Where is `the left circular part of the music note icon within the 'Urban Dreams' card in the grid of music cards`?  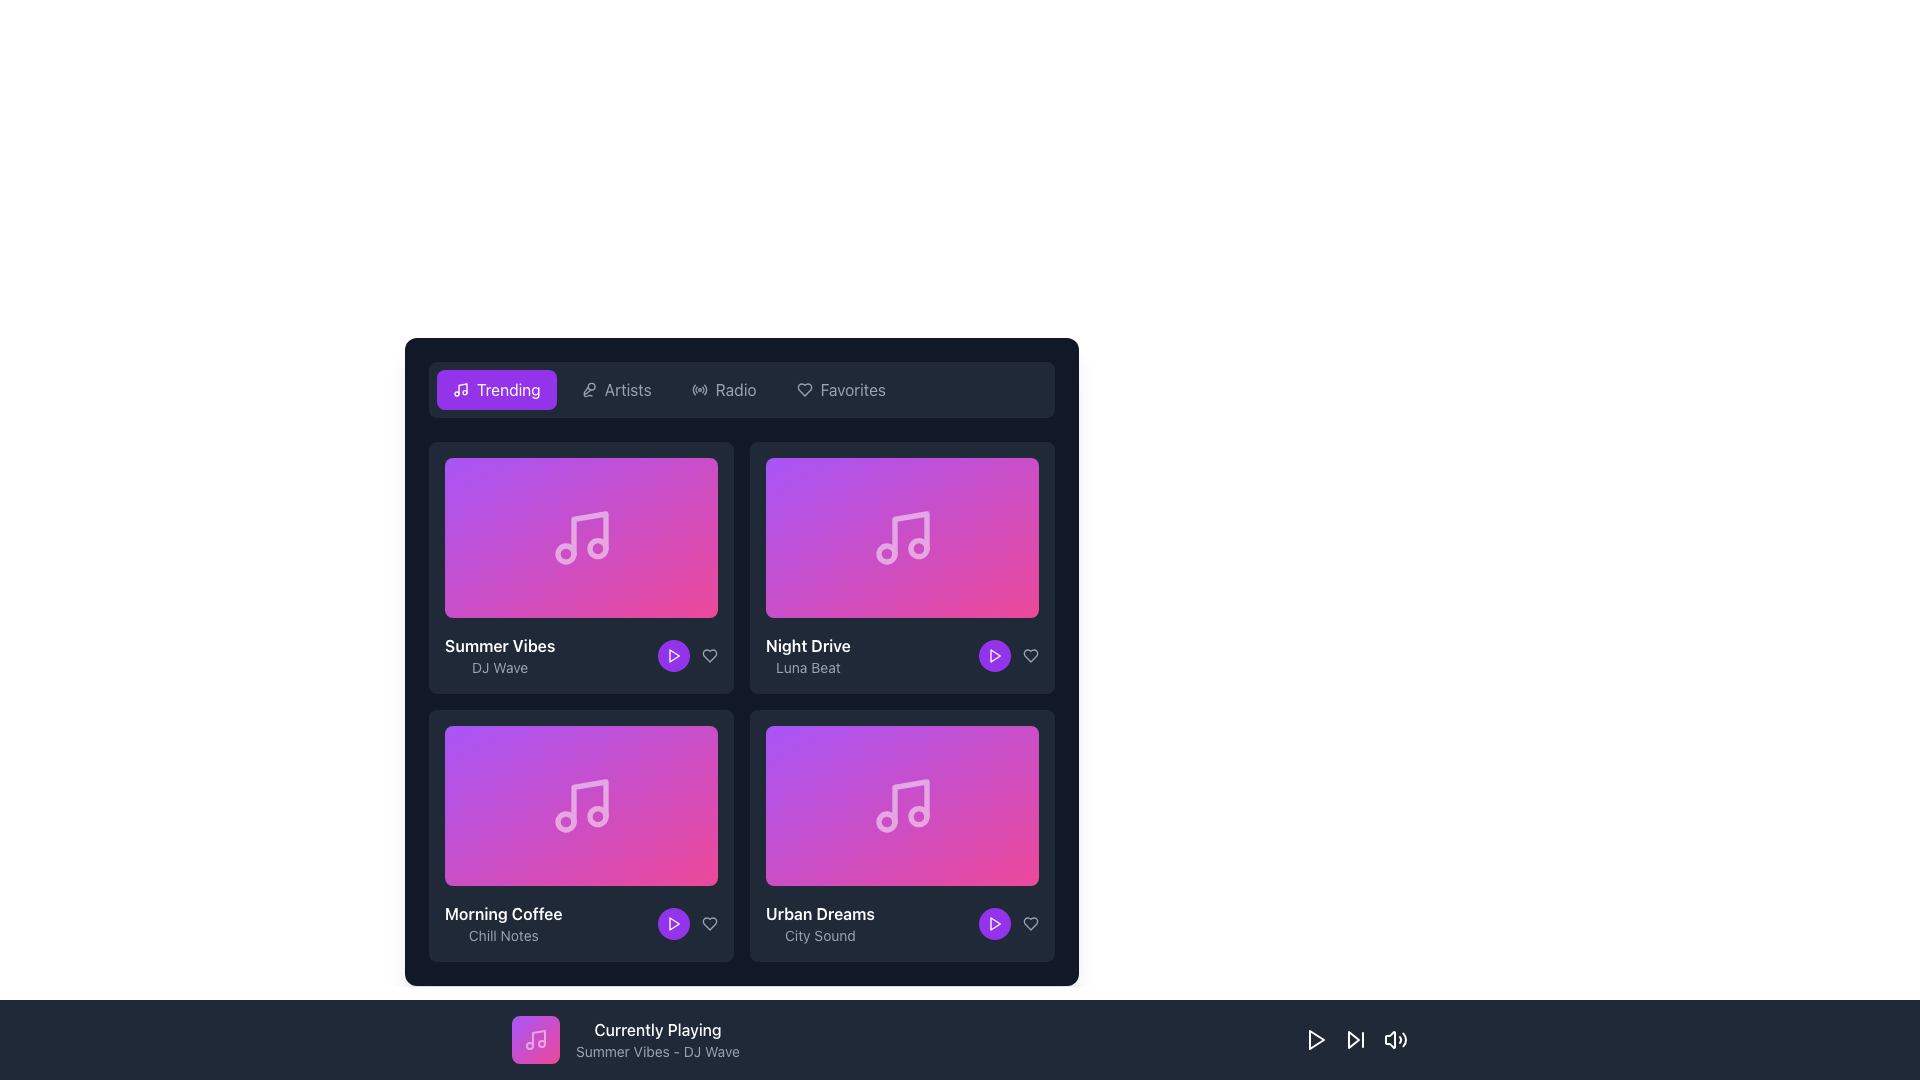 the left circular part of the music note icon within the 'Urban Dreams' card in the grid of music cards is located at coordinates (885, 821).